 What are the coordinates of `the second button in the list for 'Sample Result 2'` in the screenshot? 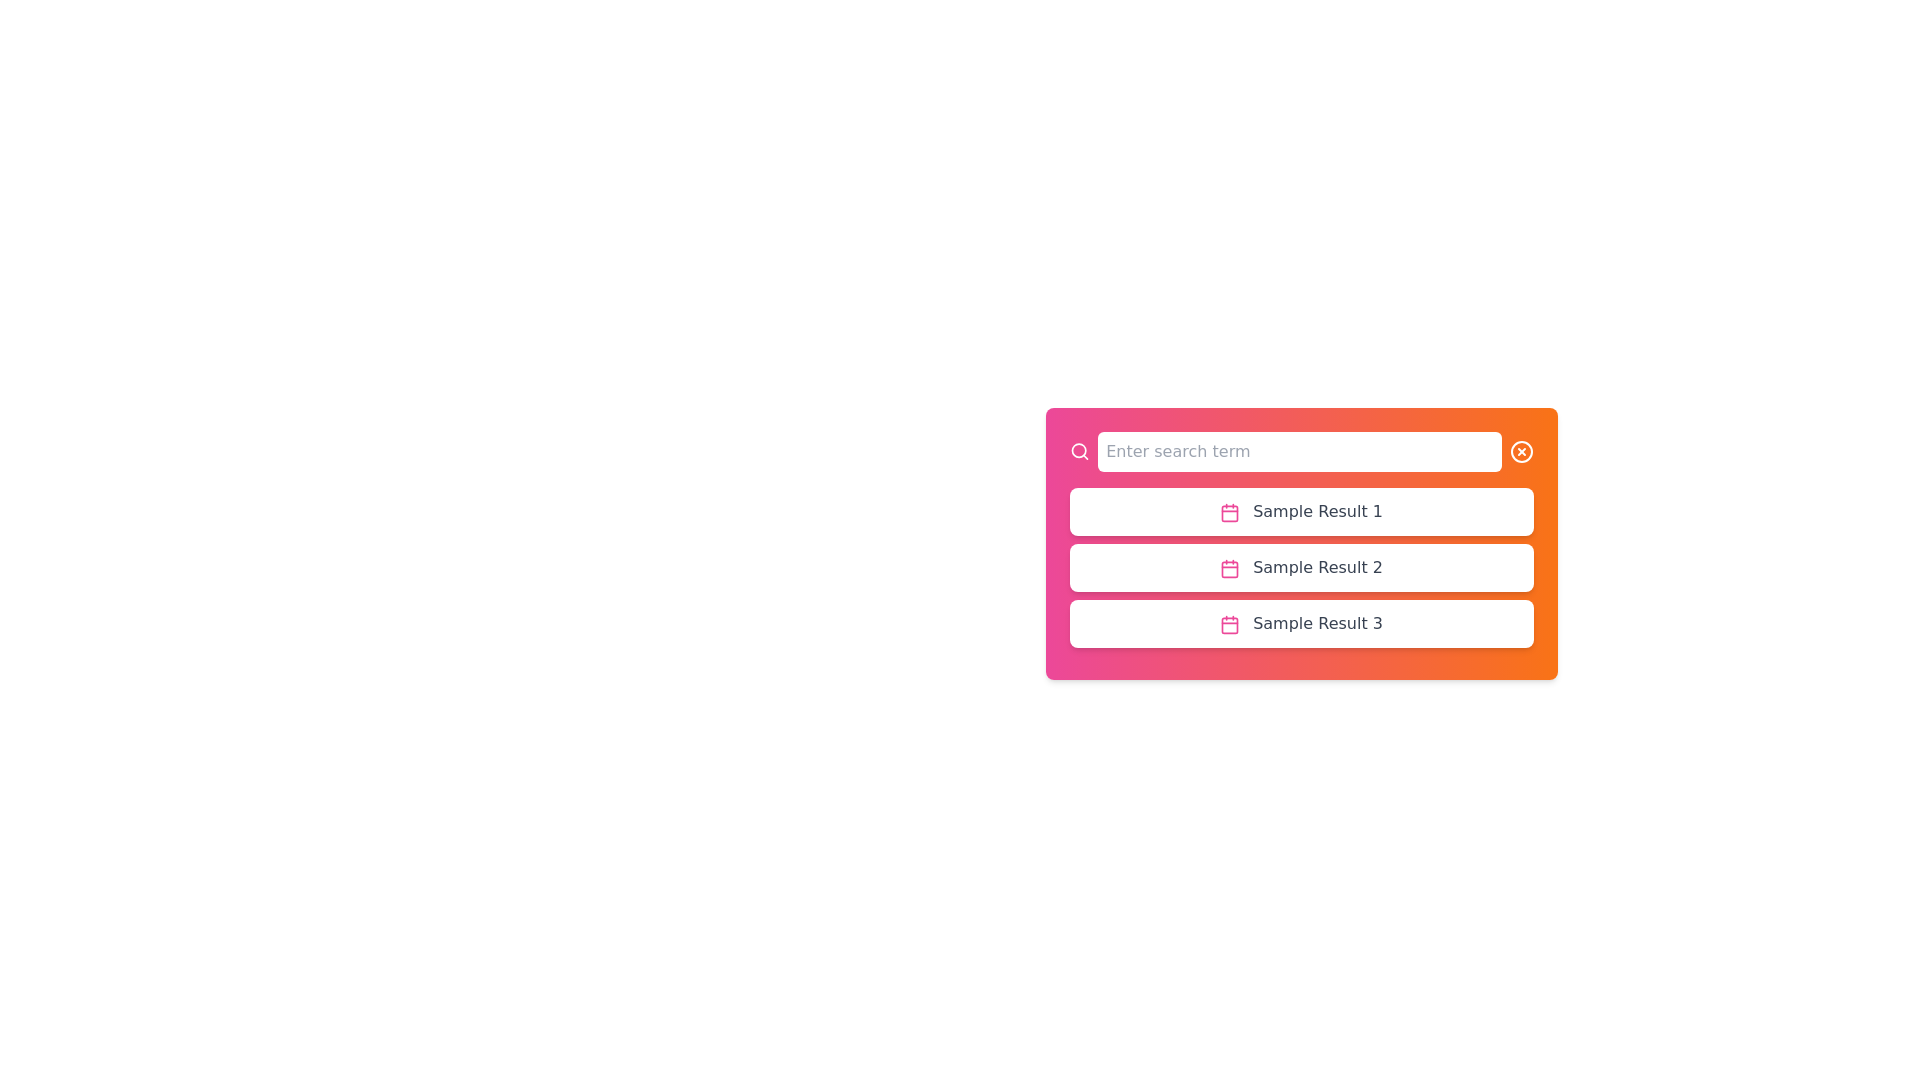 It's located at (1301, 567).